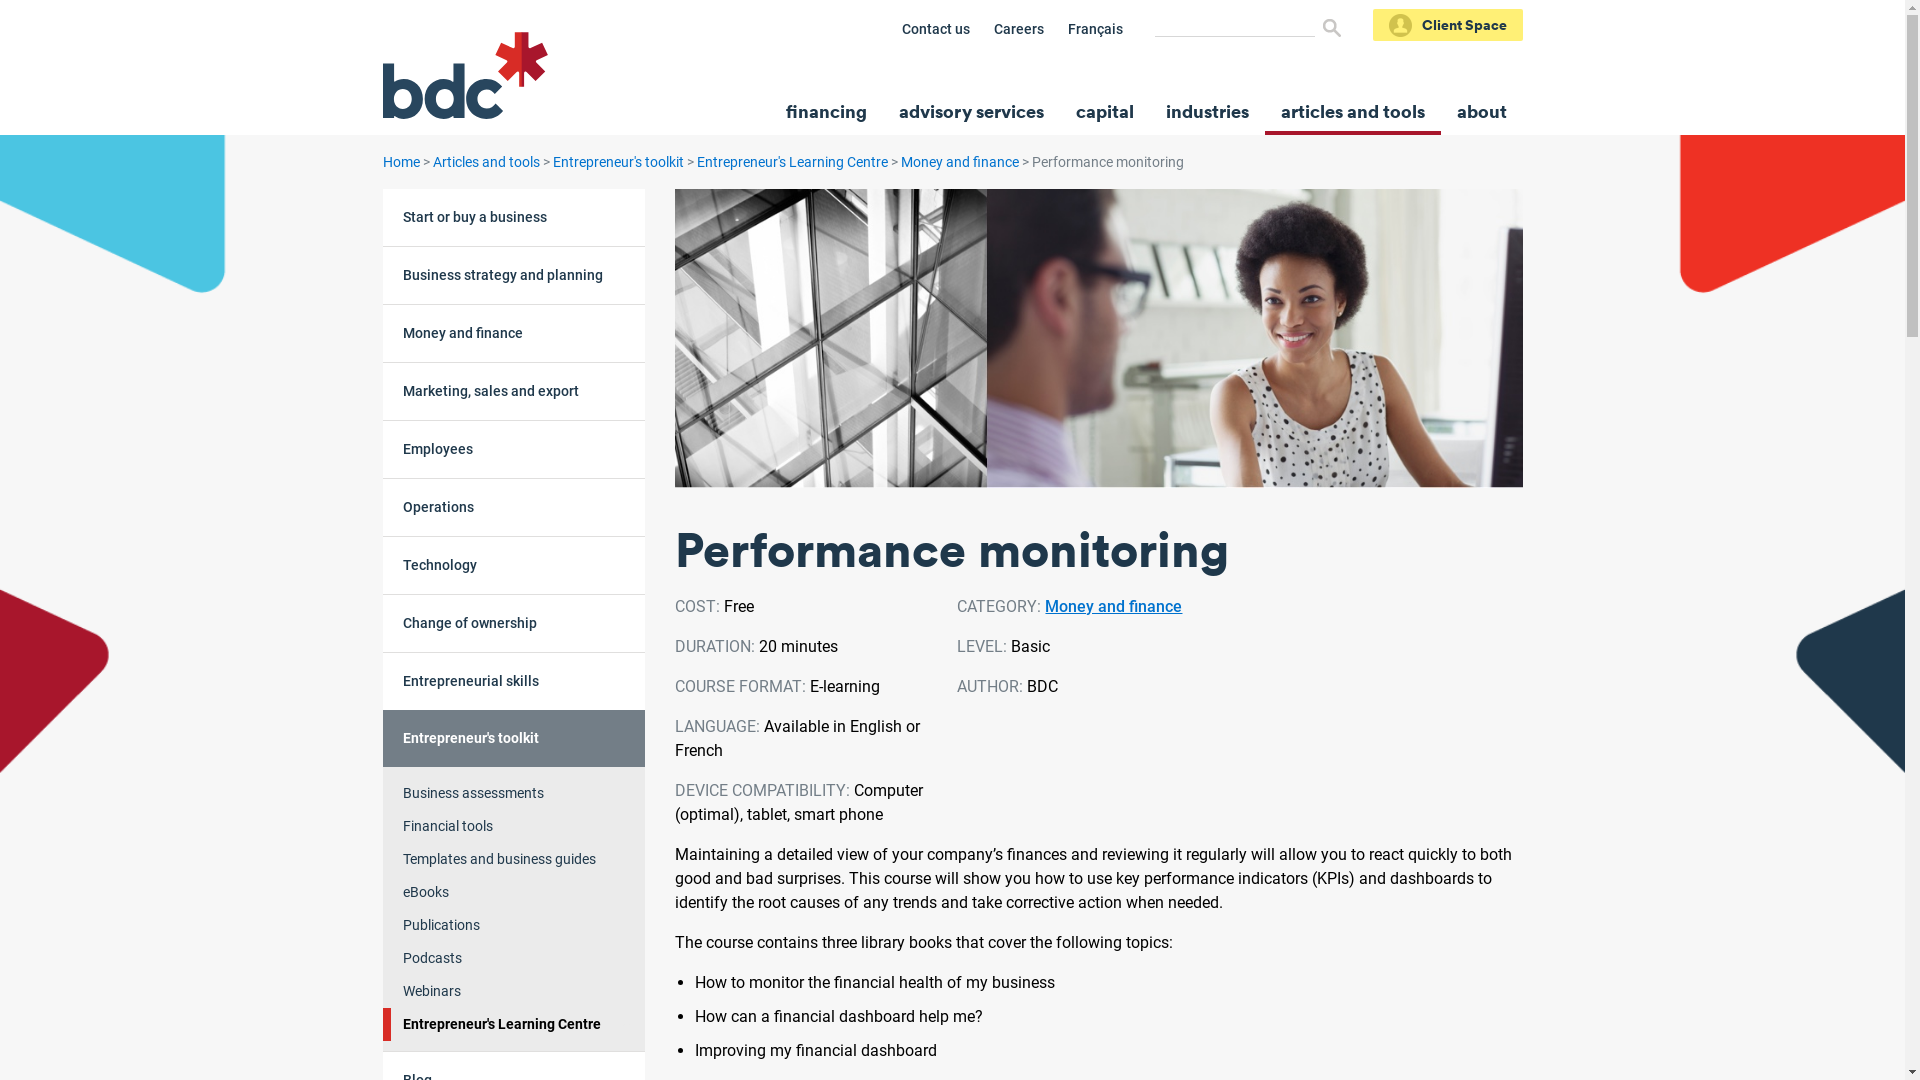 This screenshot has width=1920, height=1080. I want to click on 'Contact us', so click(935, 29).